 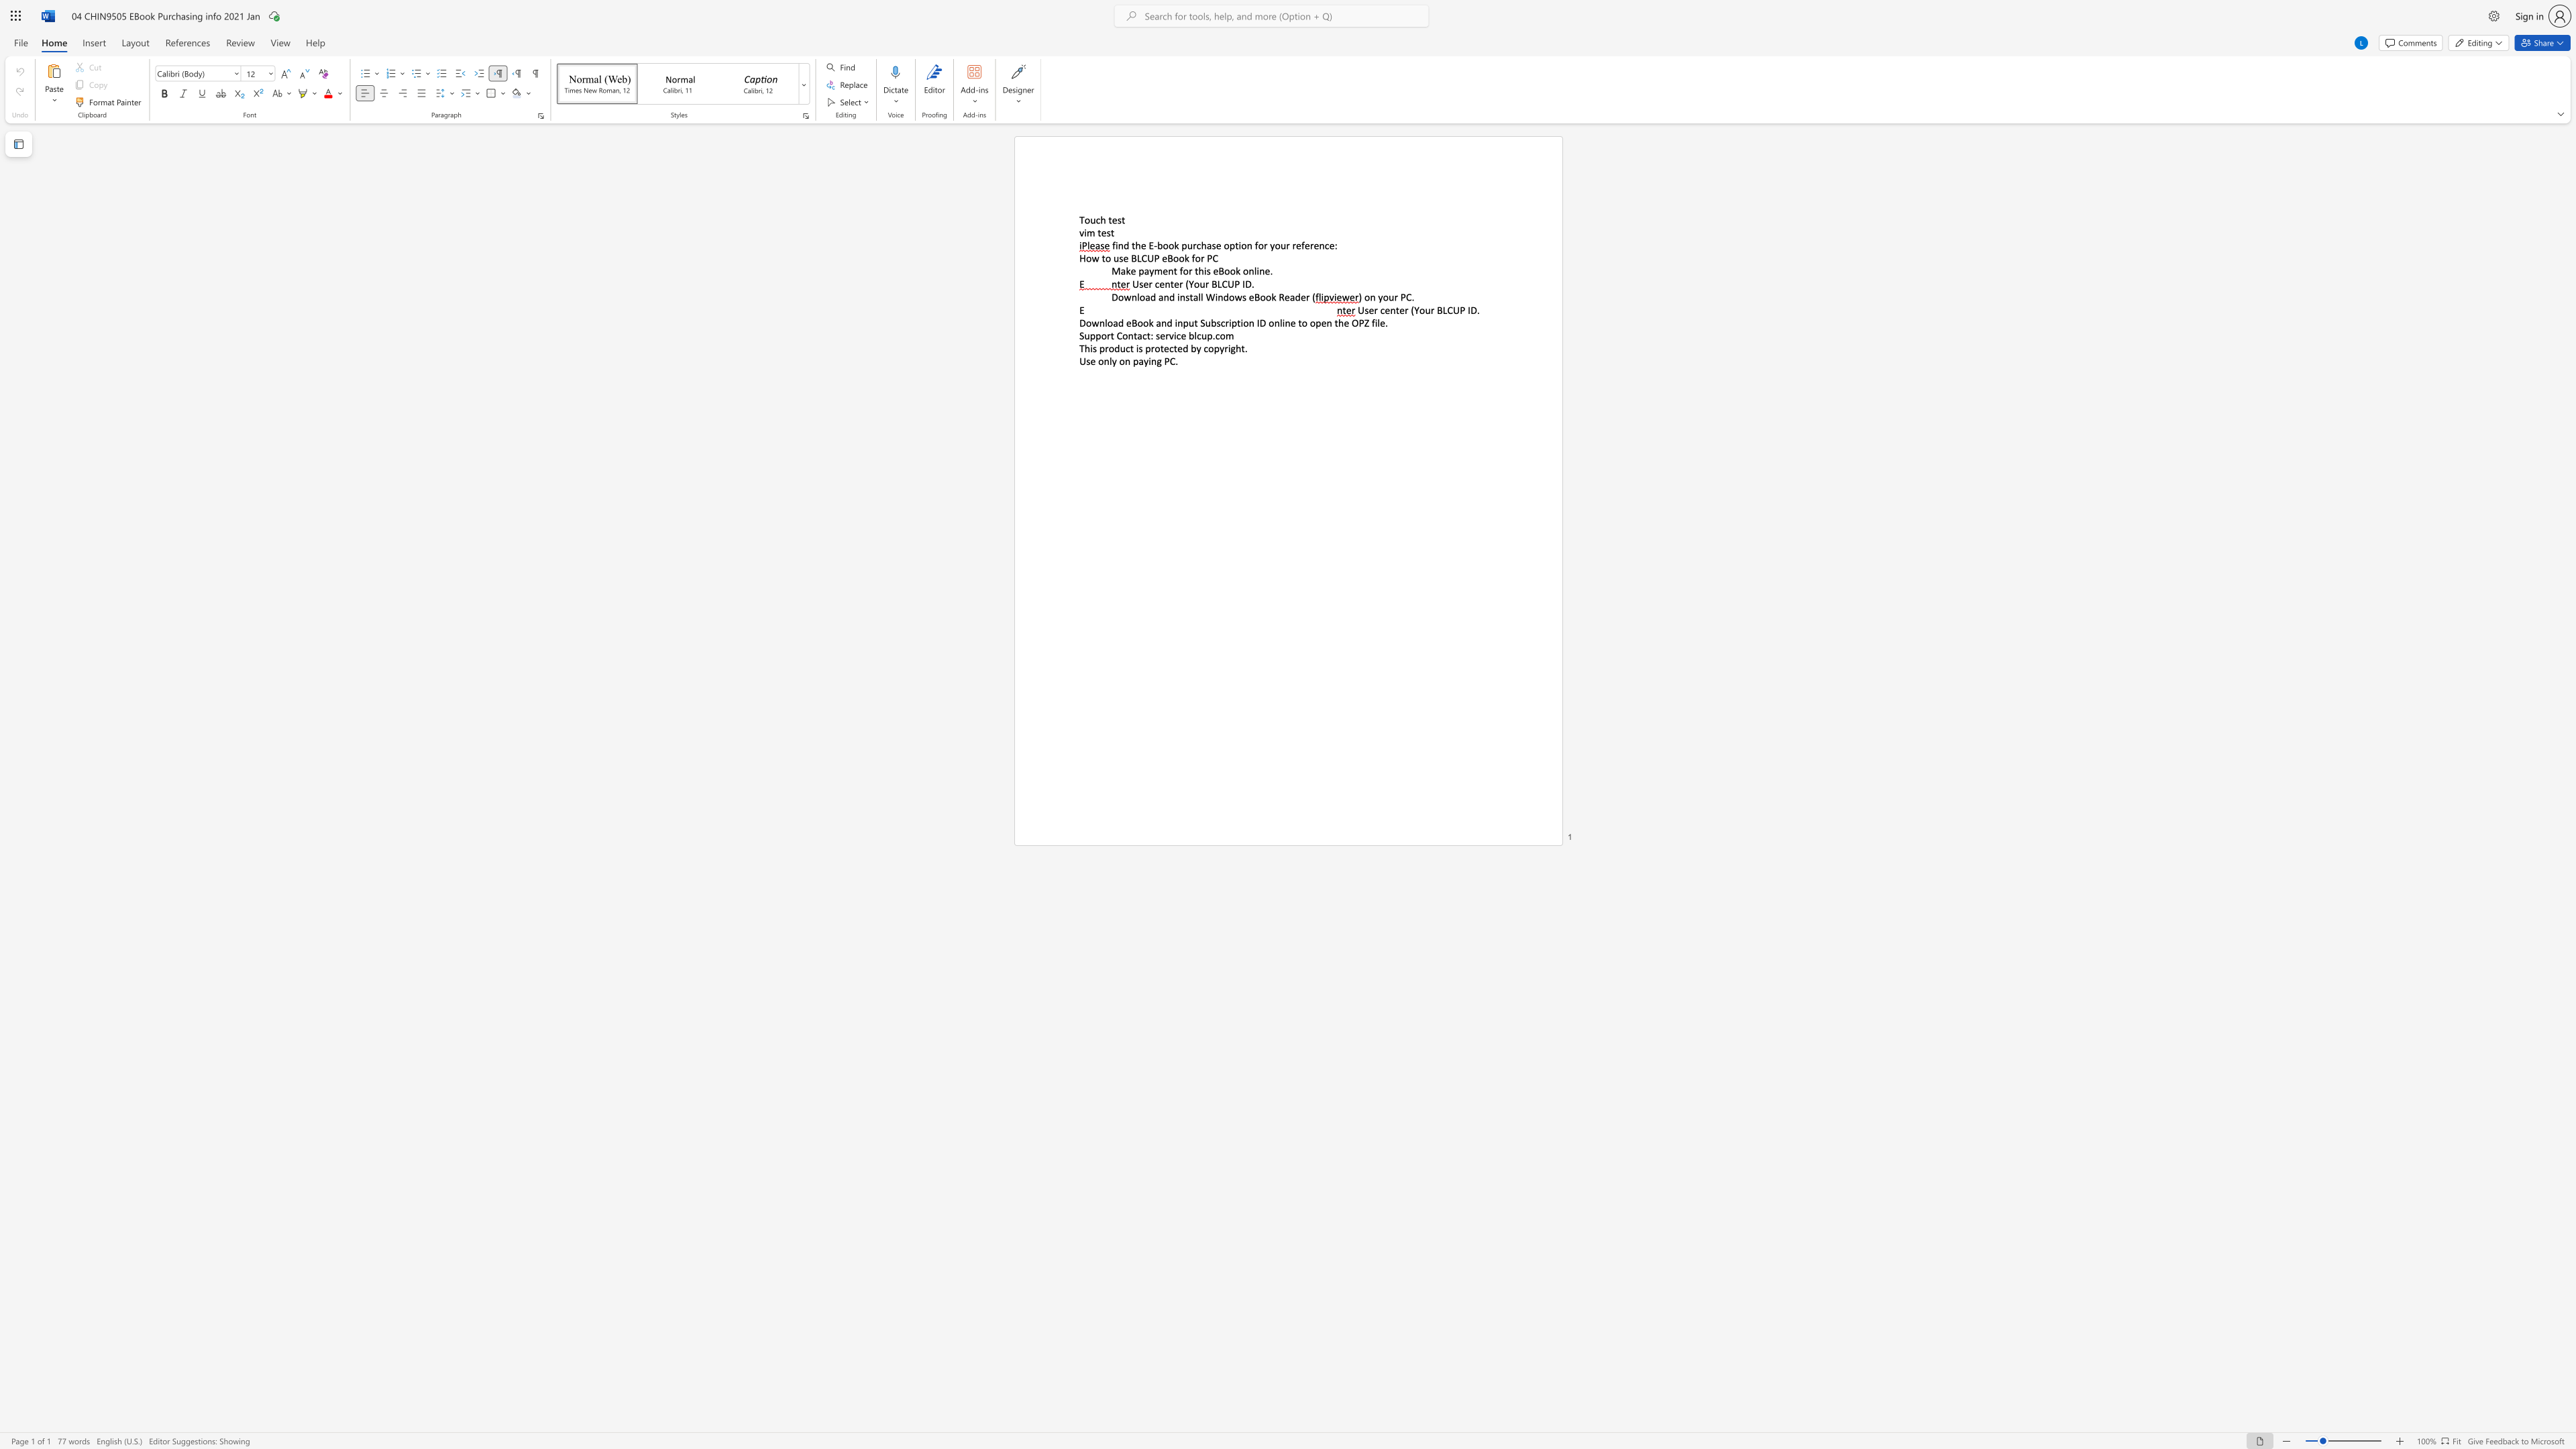 What do you see at coordinates (1373, 309) in the screenshot?
I see `the subset text "r center (Your BLCUP I" within the text "User center (Your BLCUP ID."` at bounding box center [1373, 309].